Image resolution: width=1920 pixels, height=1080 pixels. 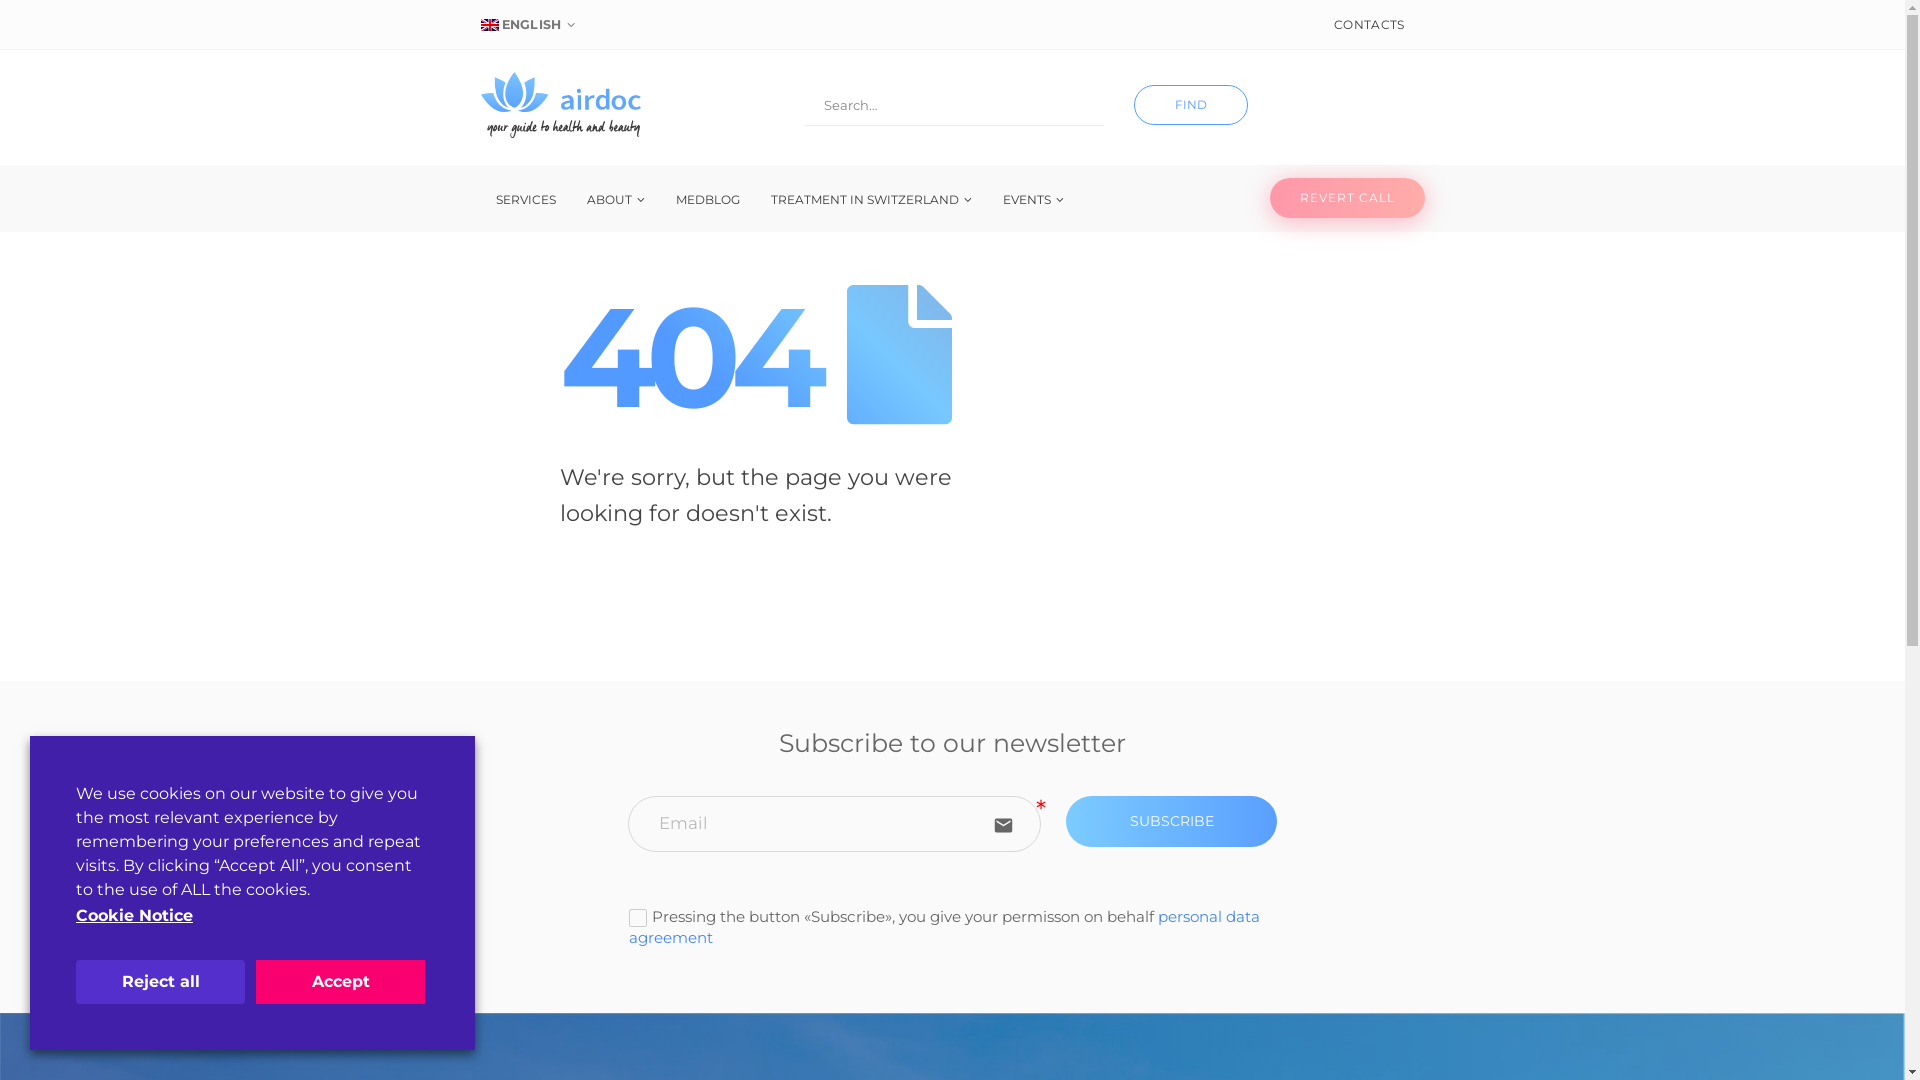 I want to click on 'FIND', so click(x=1190, y=104).